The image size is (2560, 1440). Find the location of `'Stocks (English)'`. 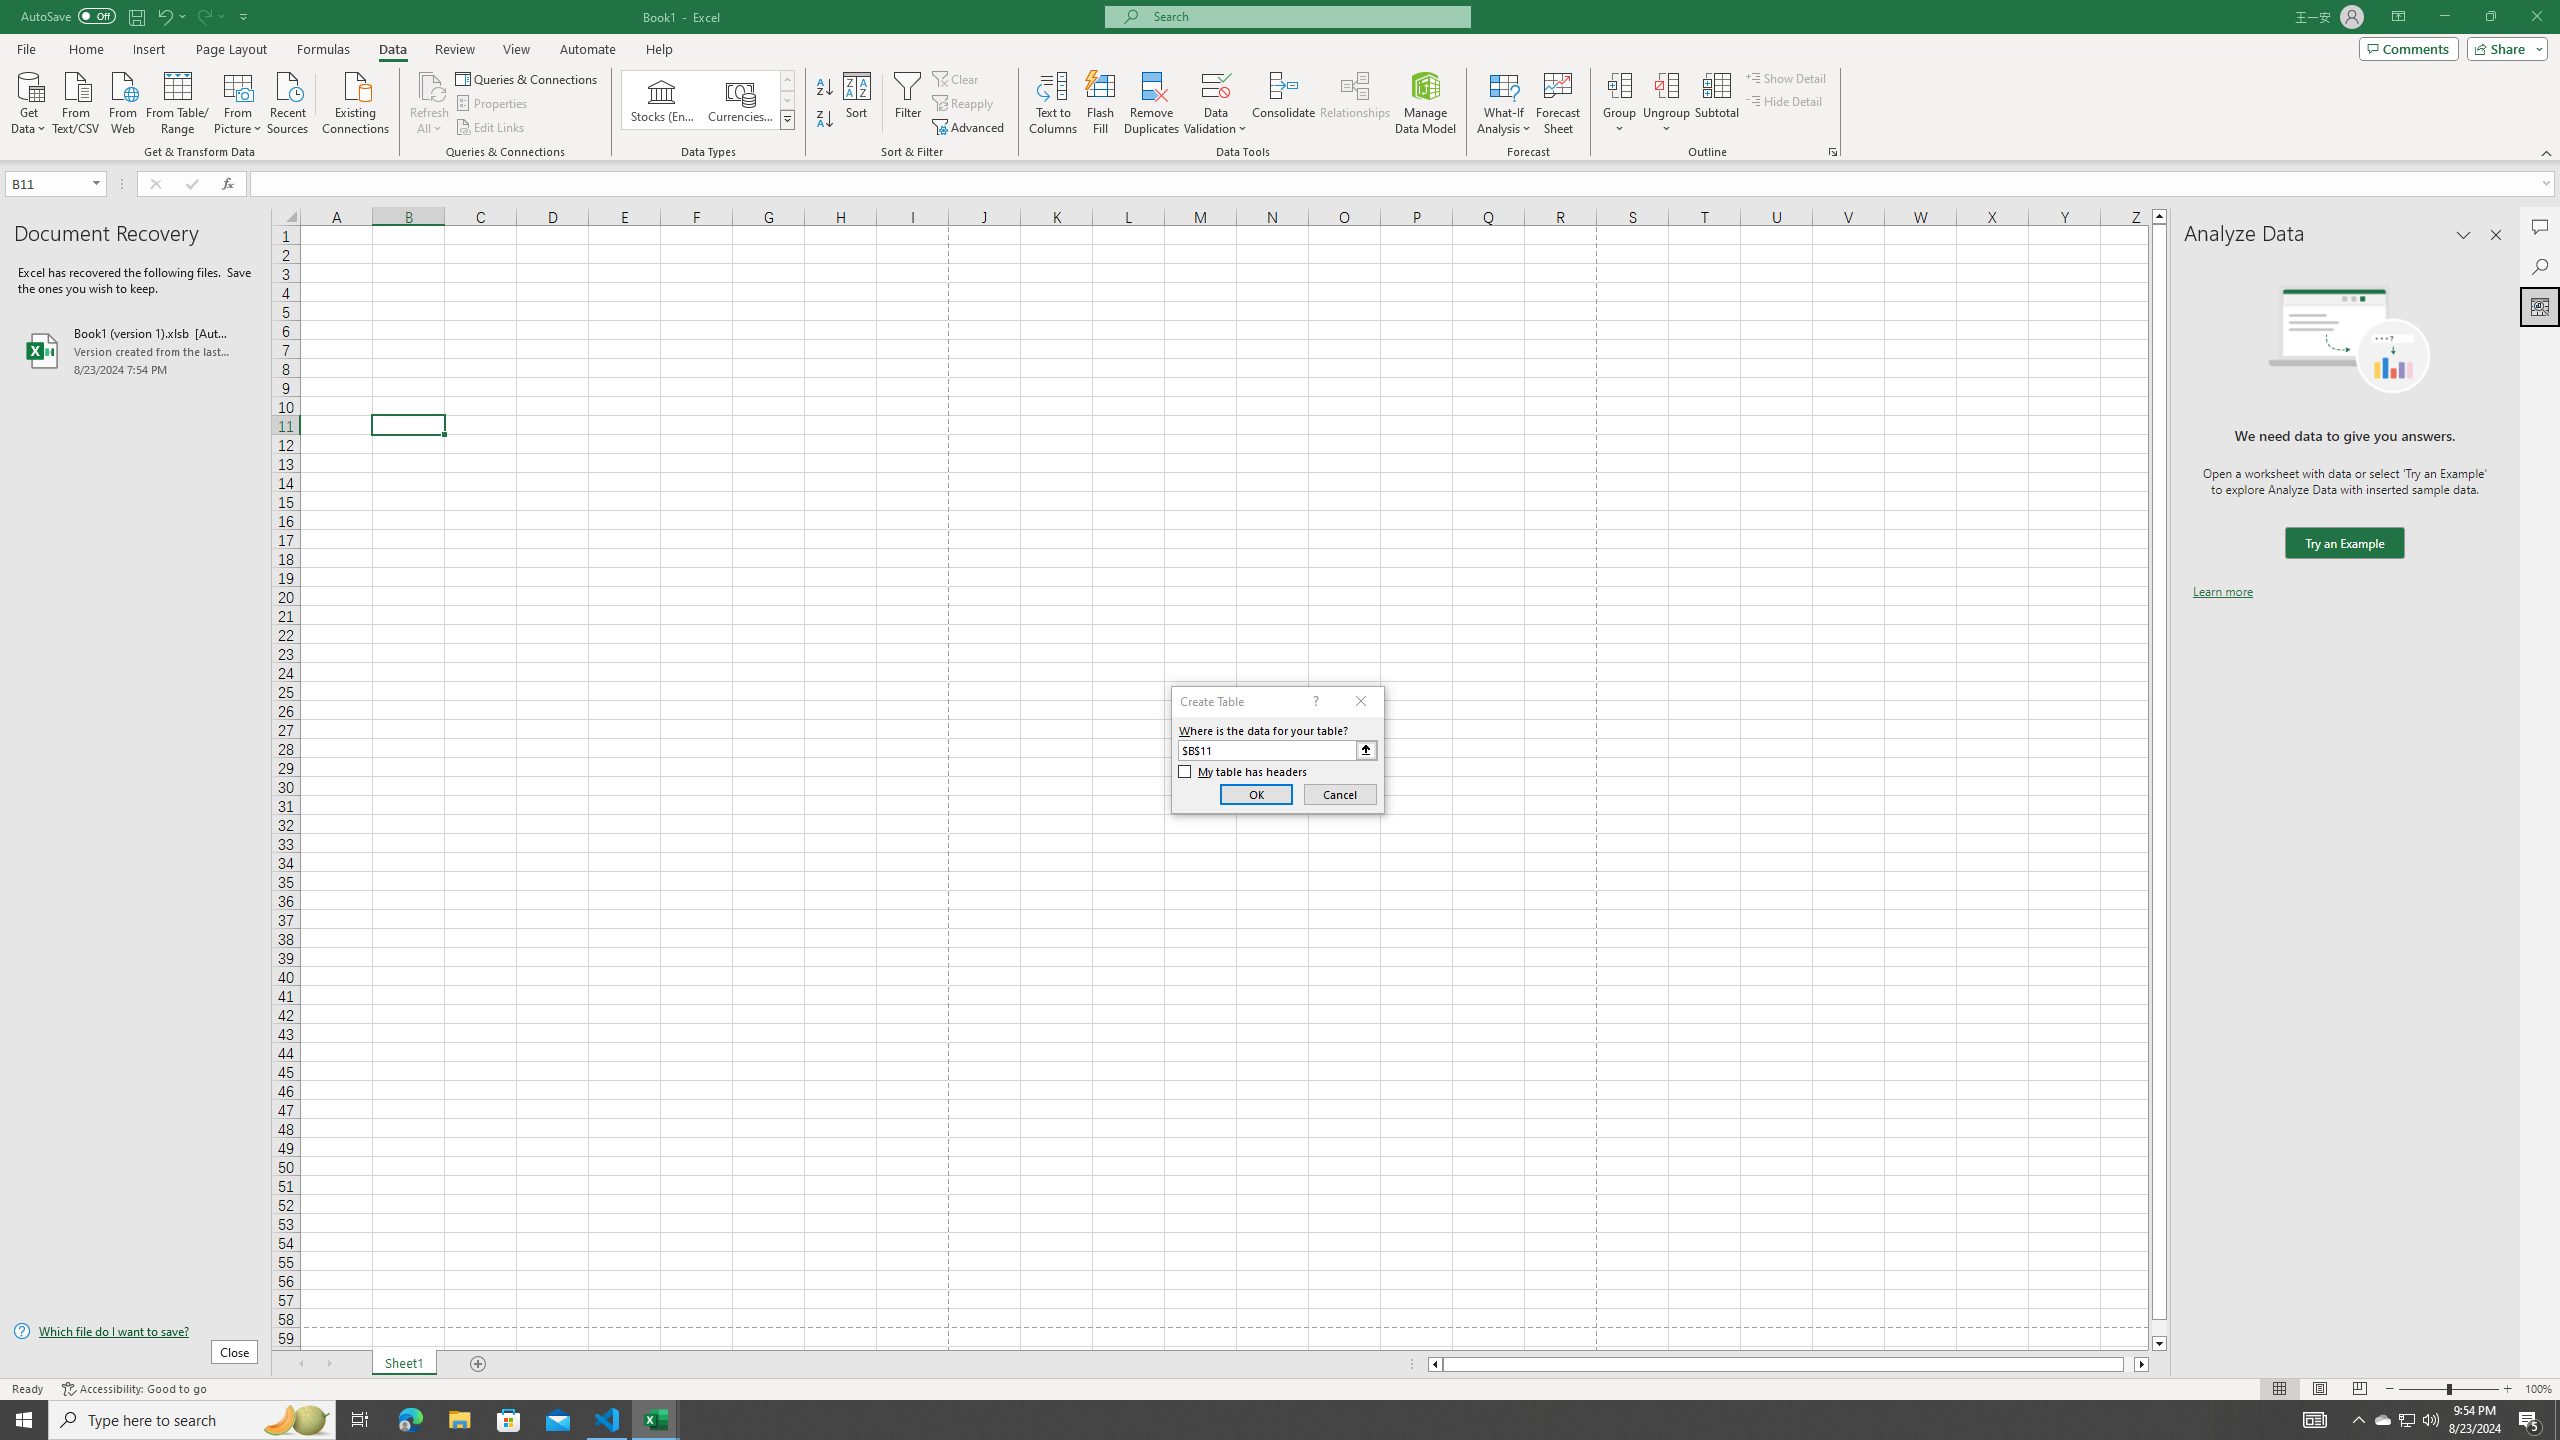

'Stocks (English)' is located at coordinates (660, 99).